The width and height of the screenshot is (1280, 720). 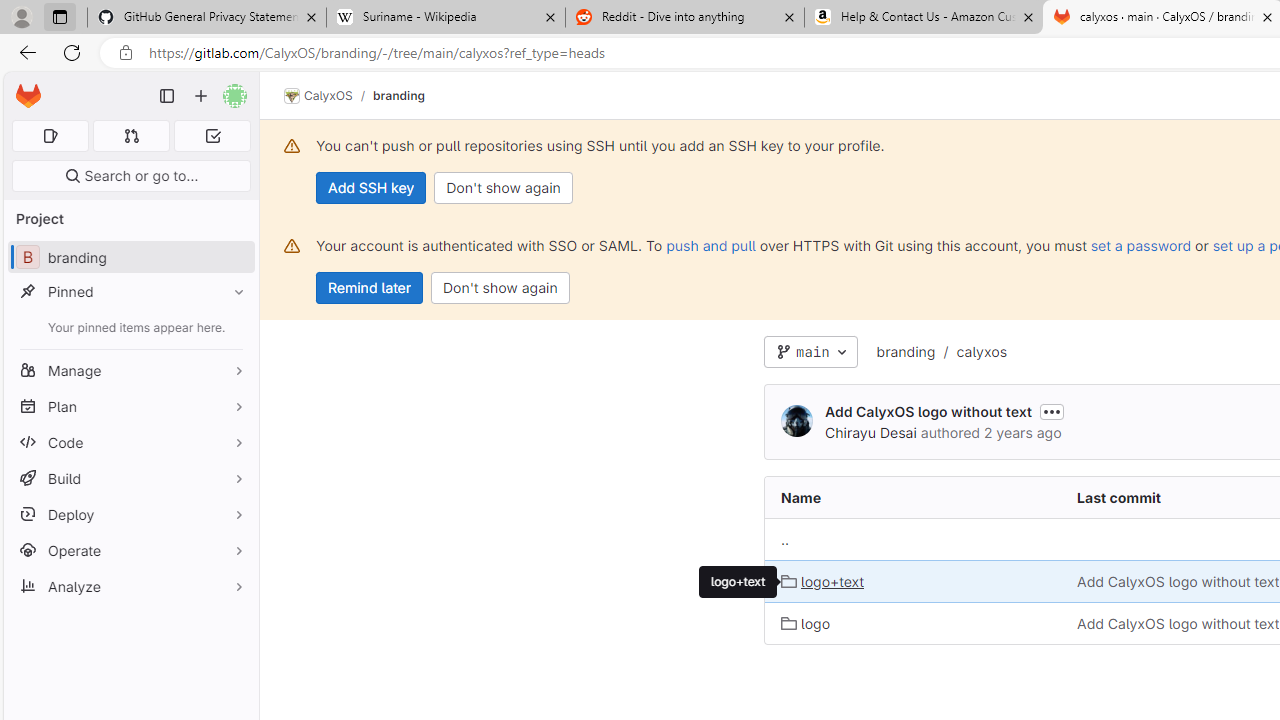 What do you see at coordinates (823, 581) in the screenshot?
I see `'logo+text'` at bounding box center [823, 581].